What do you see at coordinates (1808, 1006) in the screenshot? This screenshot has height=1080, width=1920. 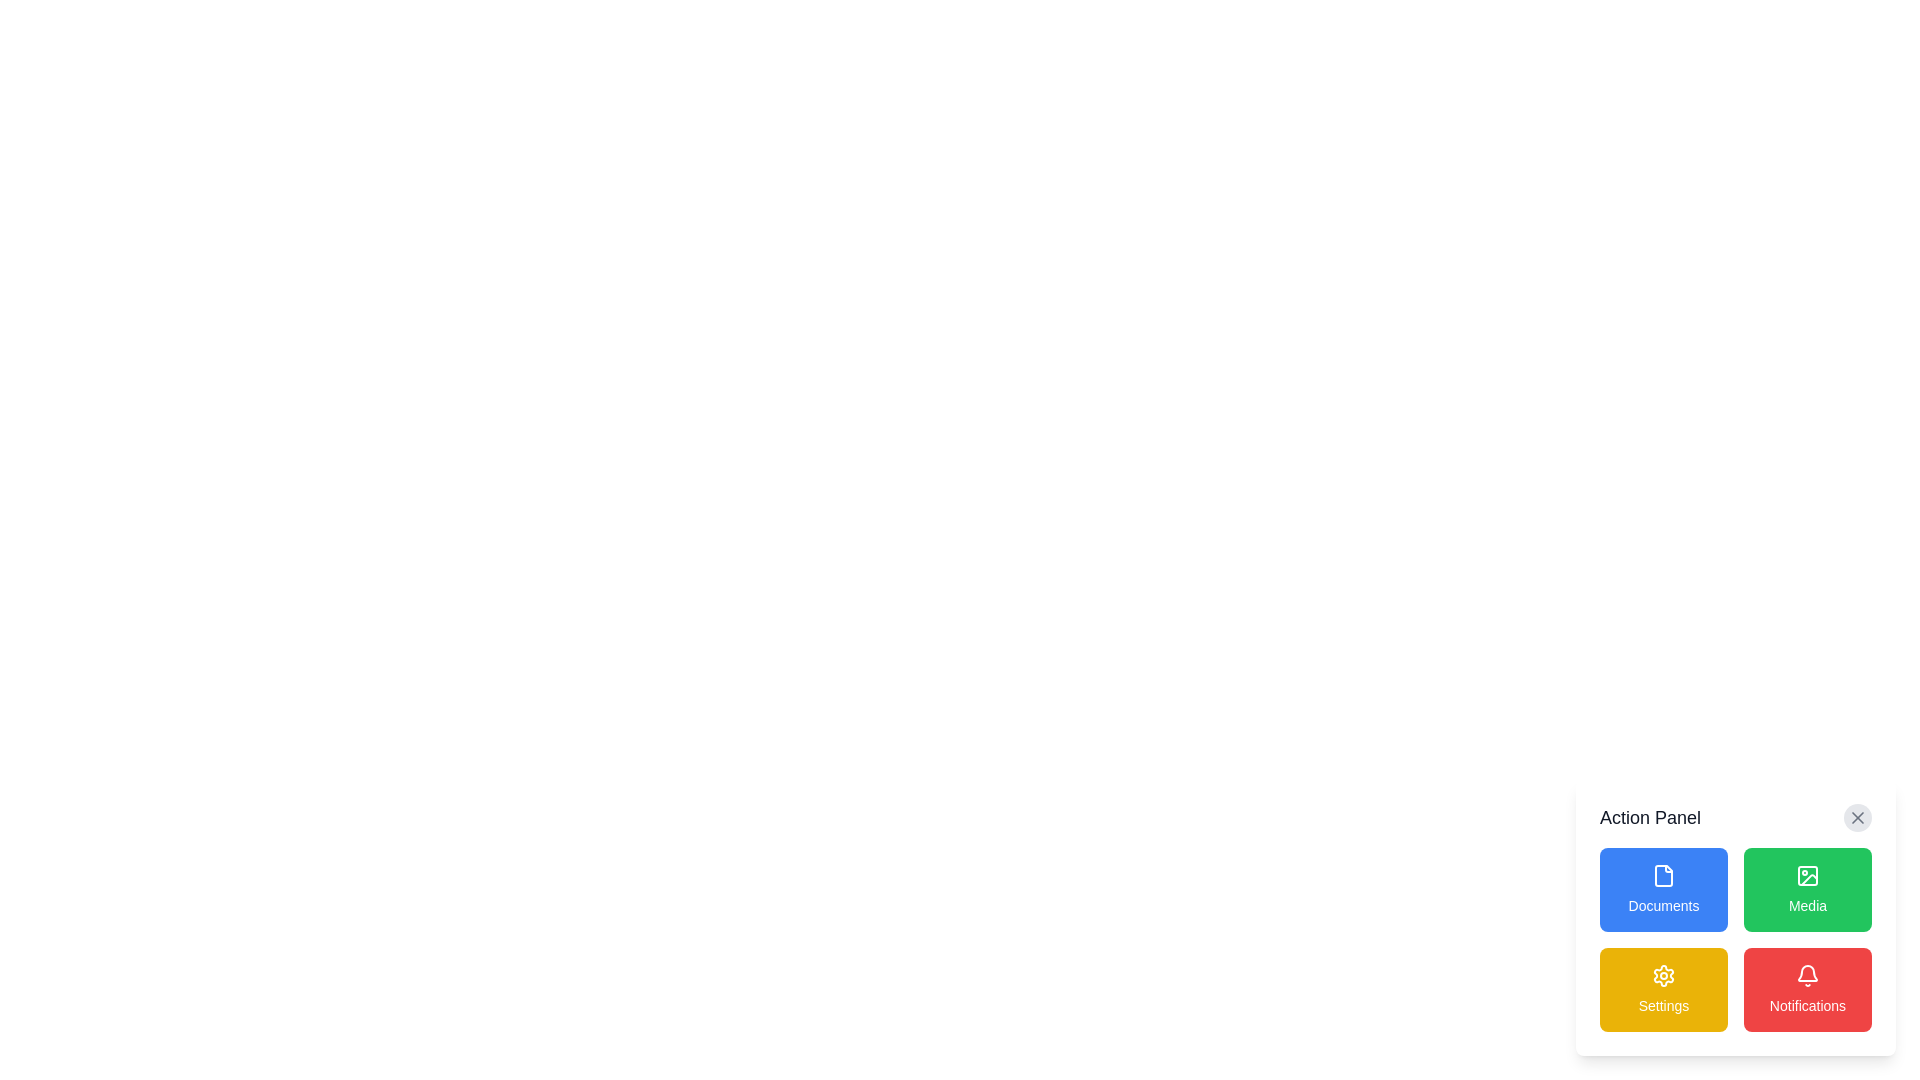 I see `the 'Notifications' button located in the bottom-right corner of the action panel` at bounding box center [1808, 1006].